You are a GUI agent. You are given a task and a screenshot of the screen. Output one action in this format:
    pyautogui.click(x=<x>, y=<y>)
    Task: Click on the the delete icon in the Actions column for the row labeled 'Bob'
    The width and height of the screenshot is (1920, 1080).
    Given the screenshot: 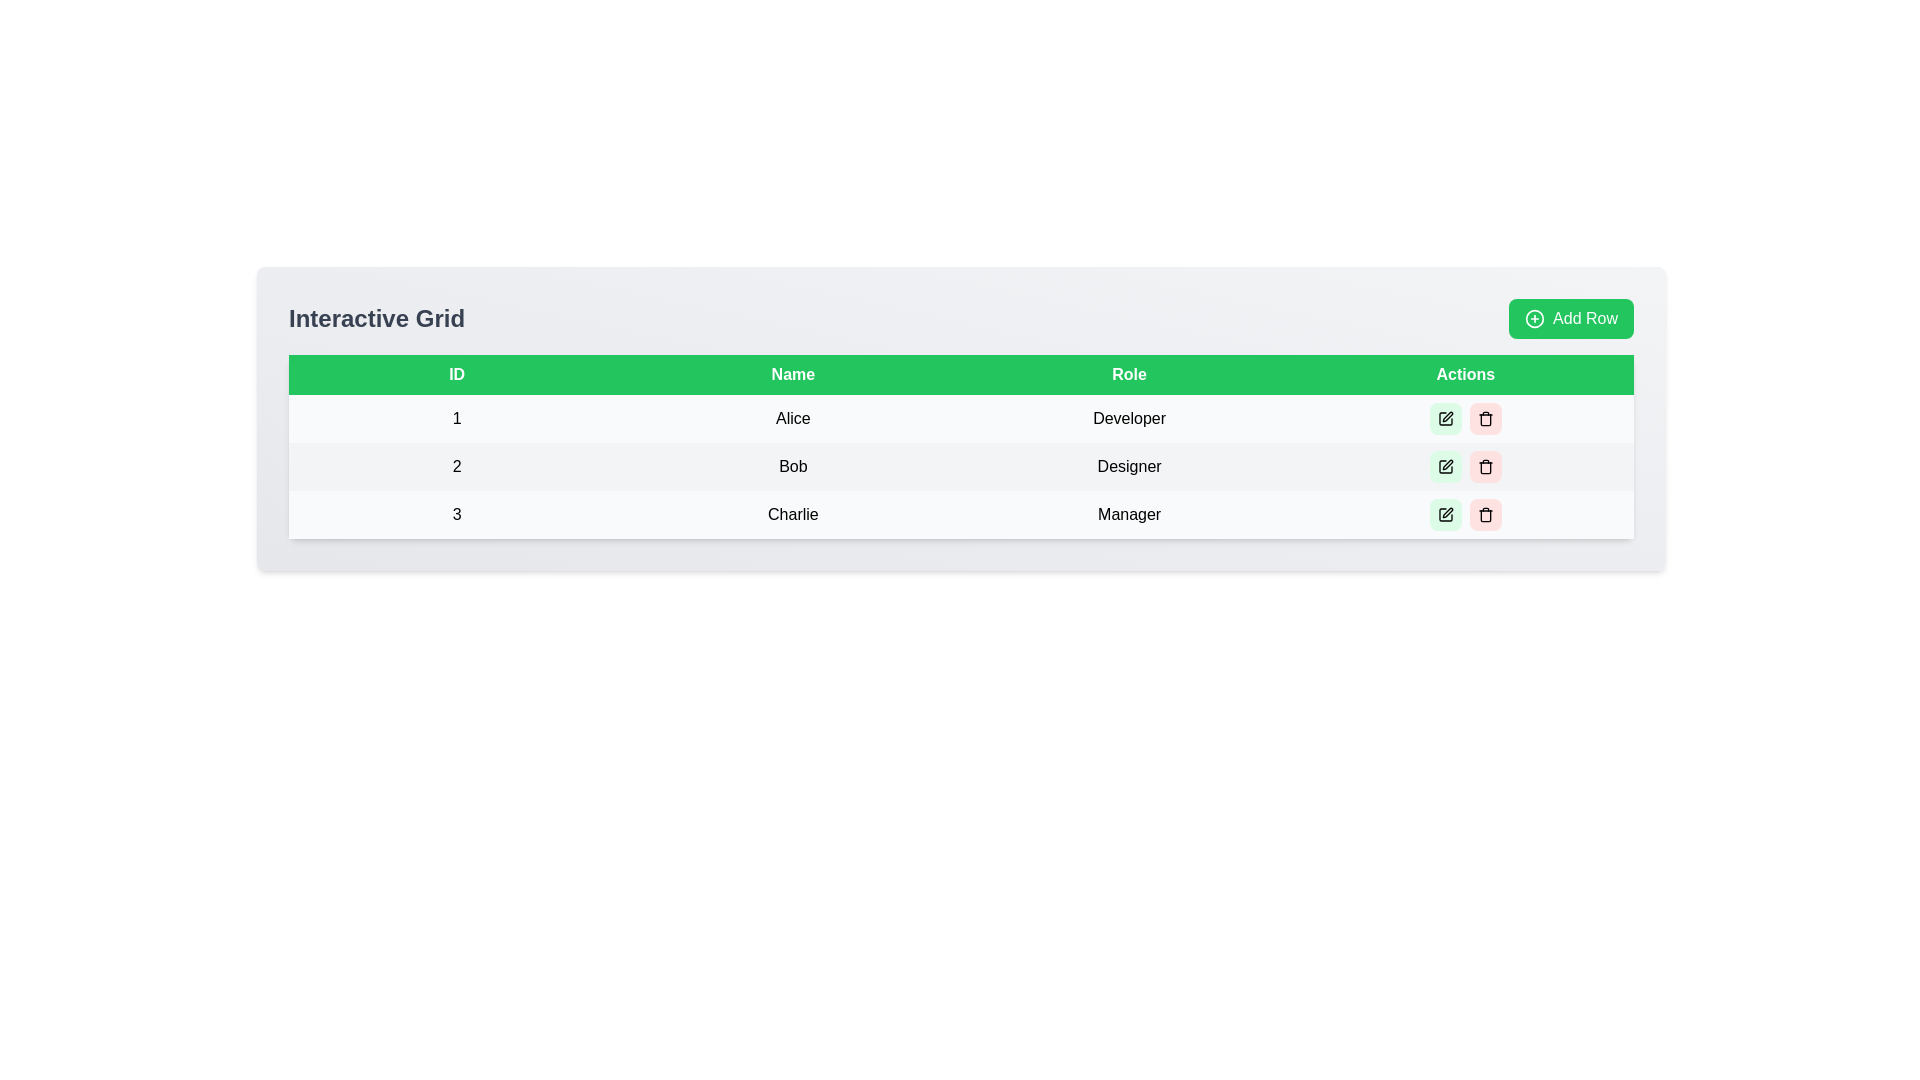 What is the action you would take?
    pyautogui.click(x=1485, y=466)
    